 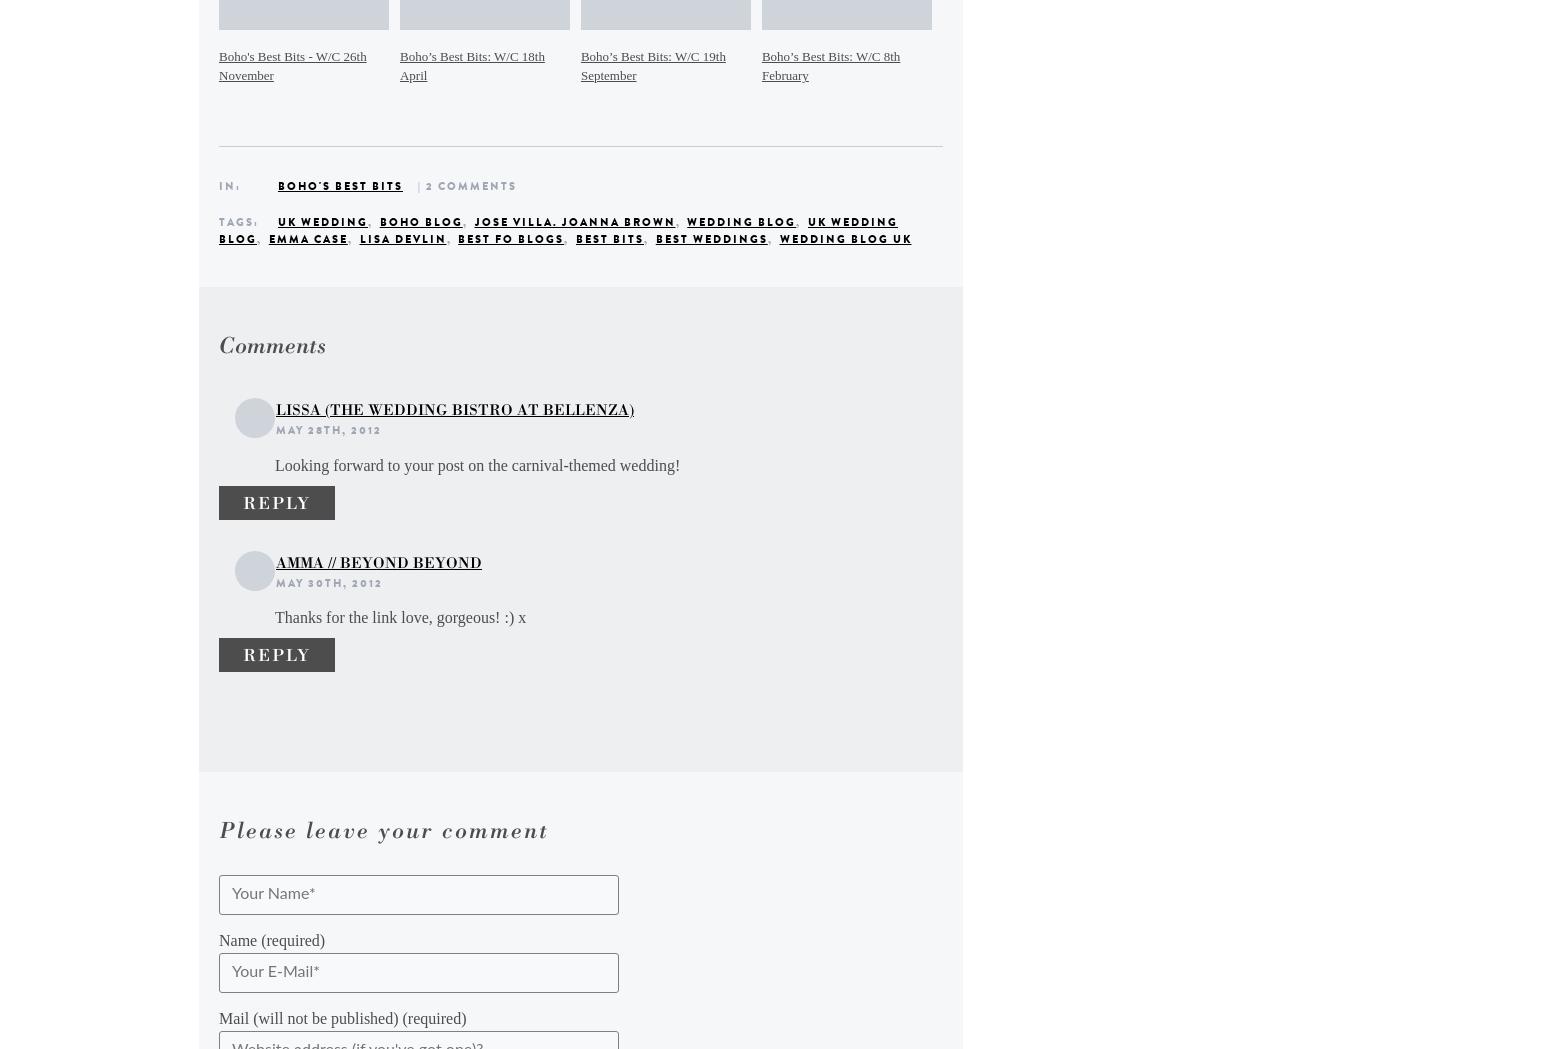 What do you see at coordinates (307, 238) in the screenshot?
I see `'emma case'` at bounding box center [307, 238].